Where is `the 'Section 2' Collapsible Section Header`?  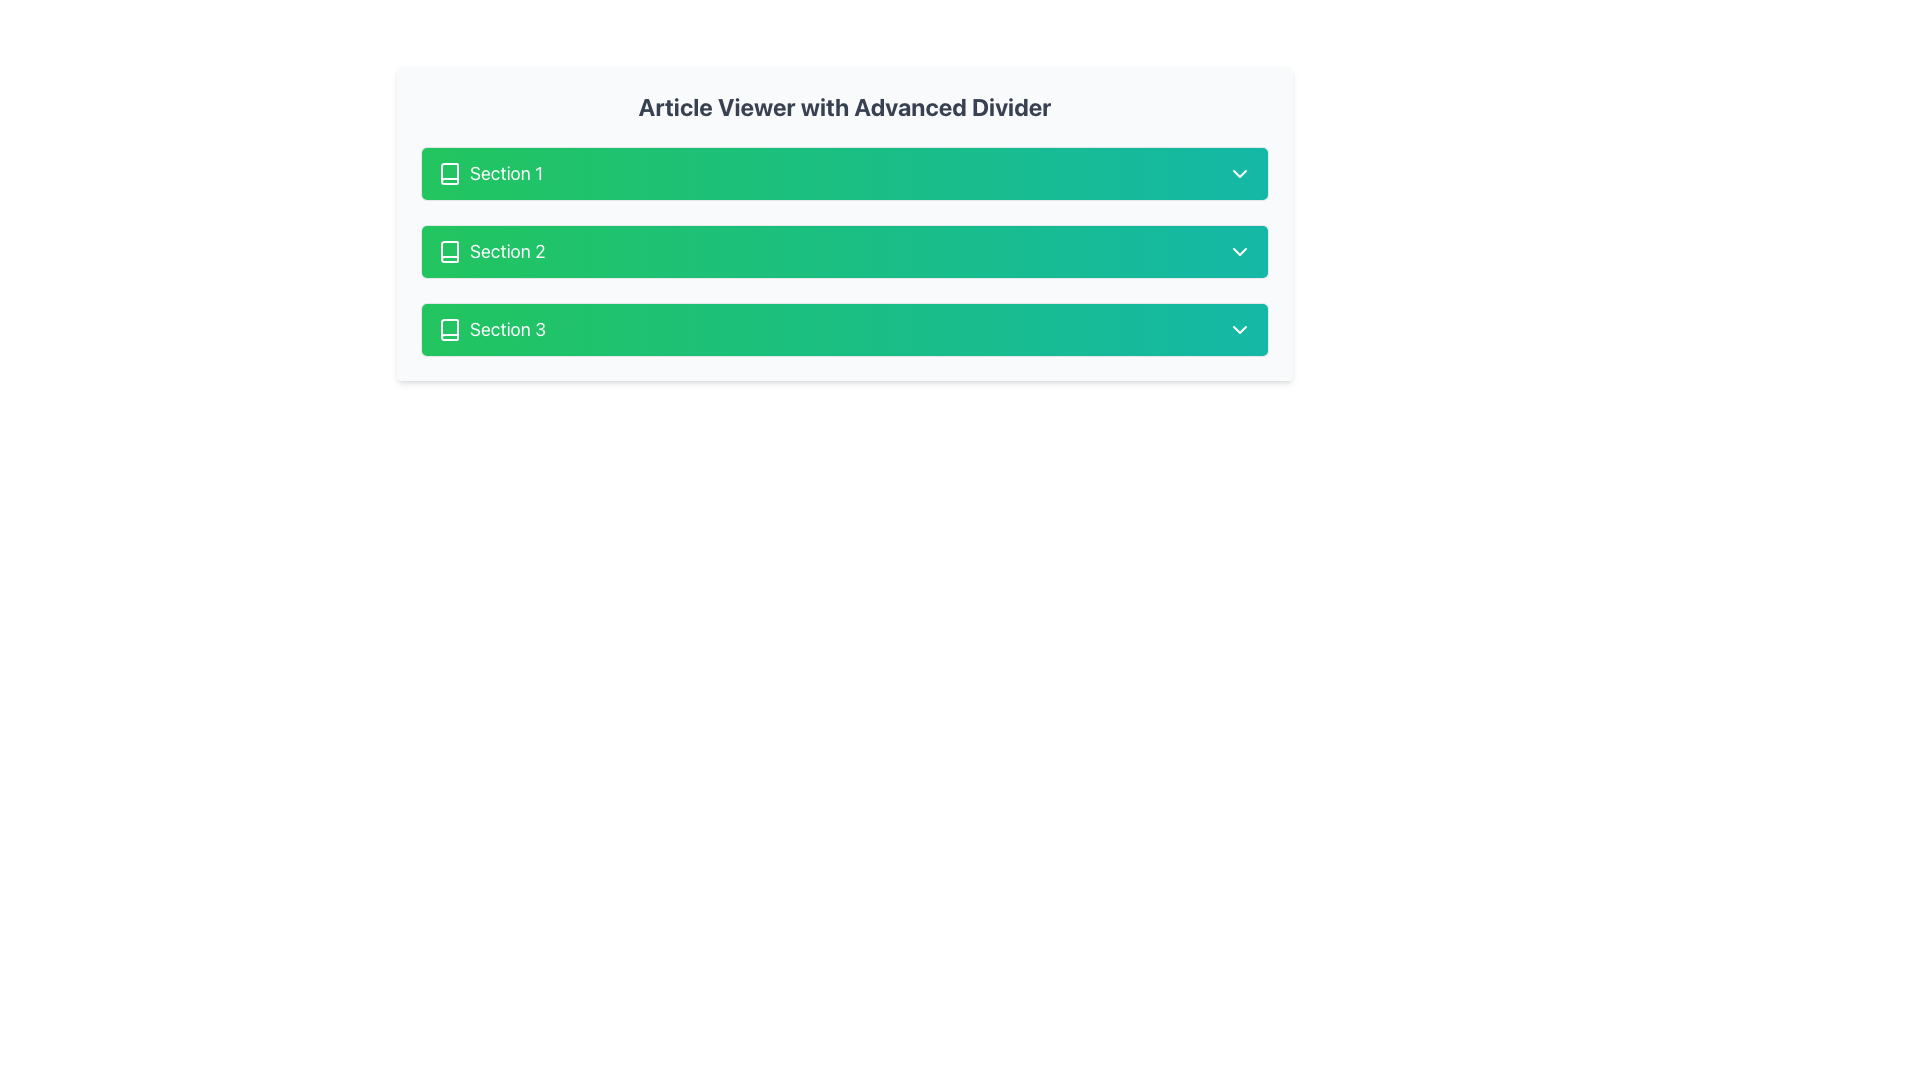 the 'Section 2' Collapsible Section Header is located at coordinates (844, 250).